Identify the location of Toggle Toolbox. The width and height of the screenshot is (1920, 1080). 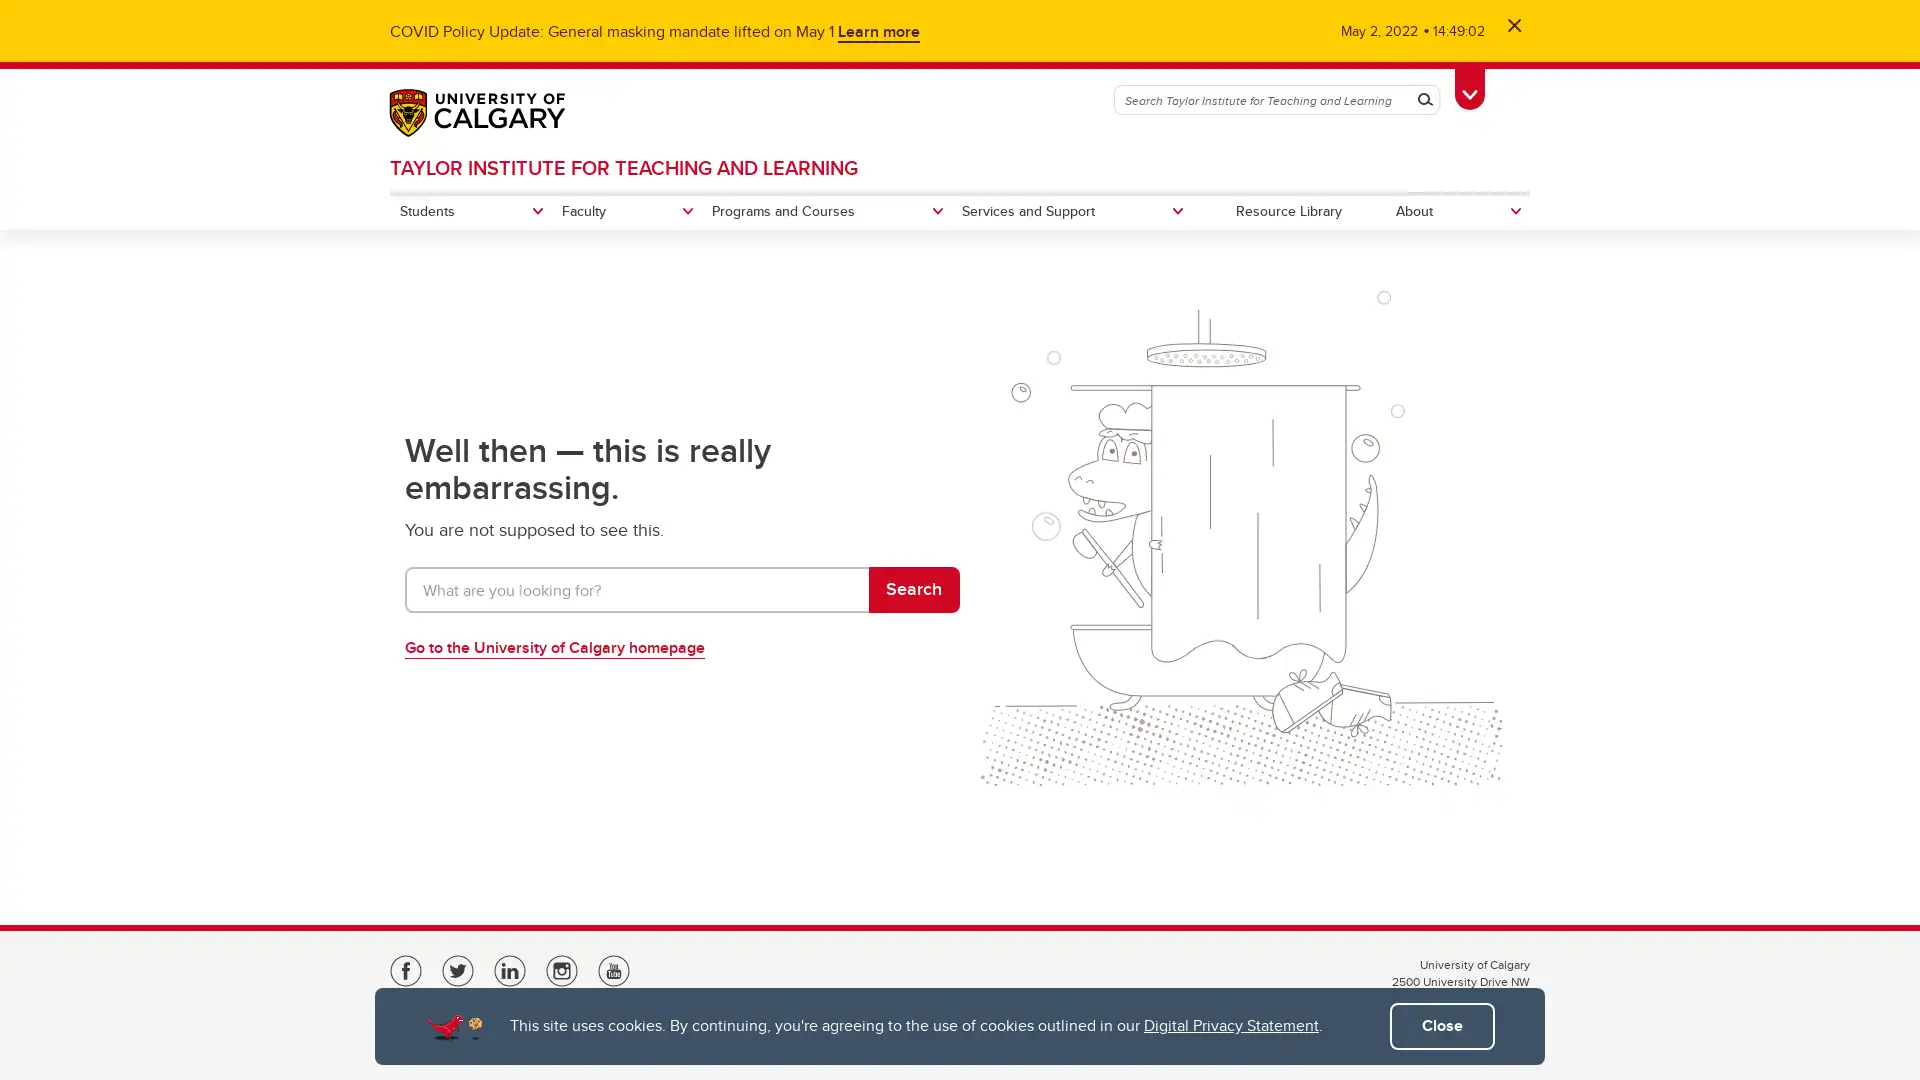
(1469, 87).